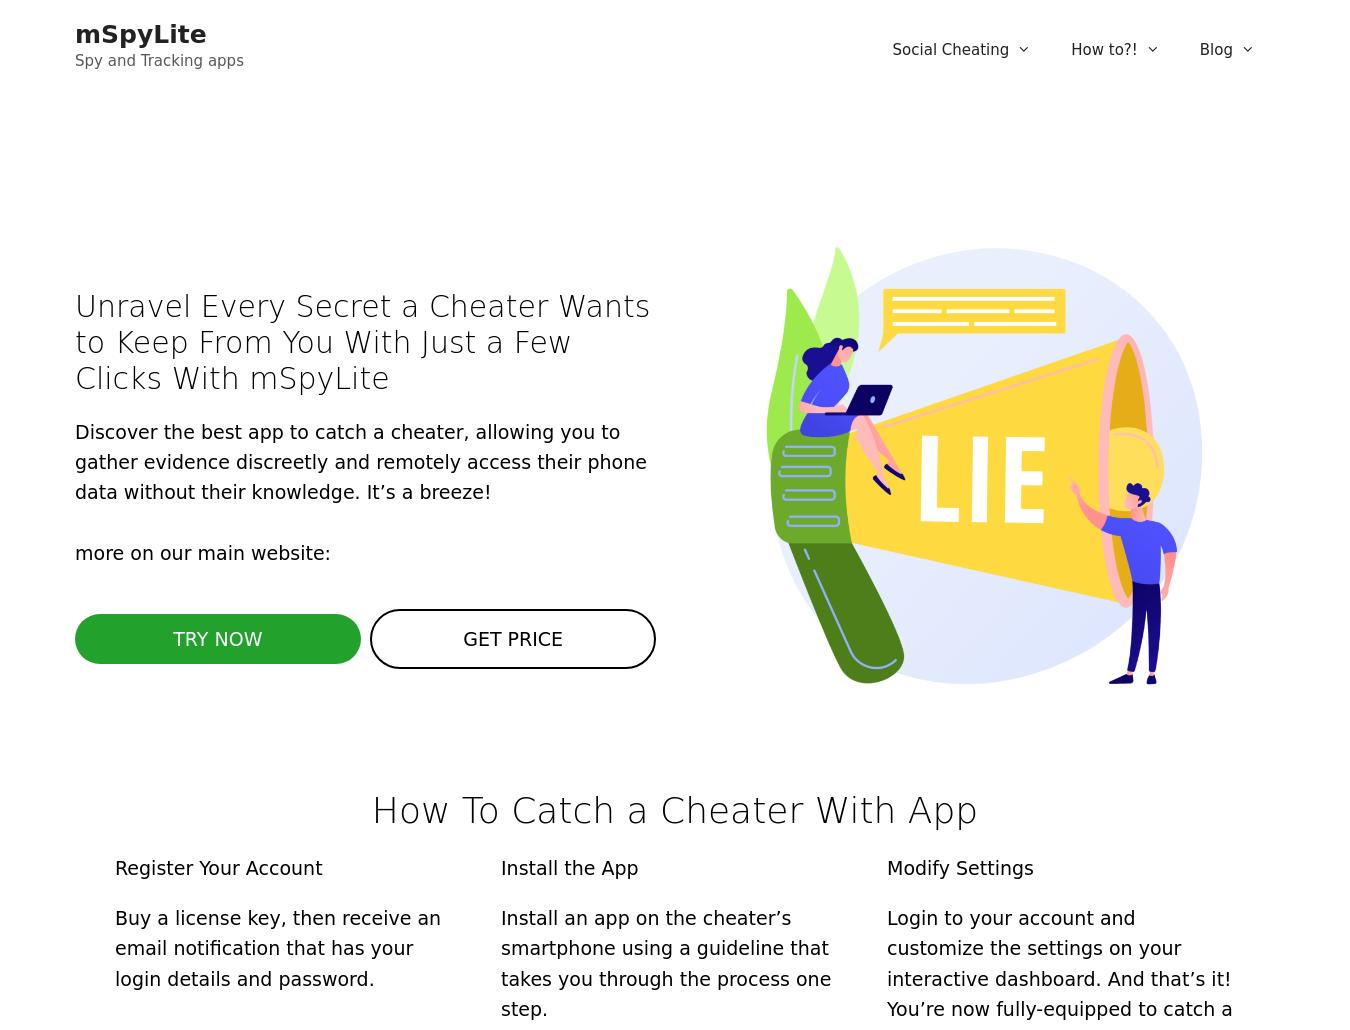 The width and height of the screenshot is (1350, 1030). Describe the element at coordinates (958, 866) in the screenshot. I see `'Modify Settings'` at that location.